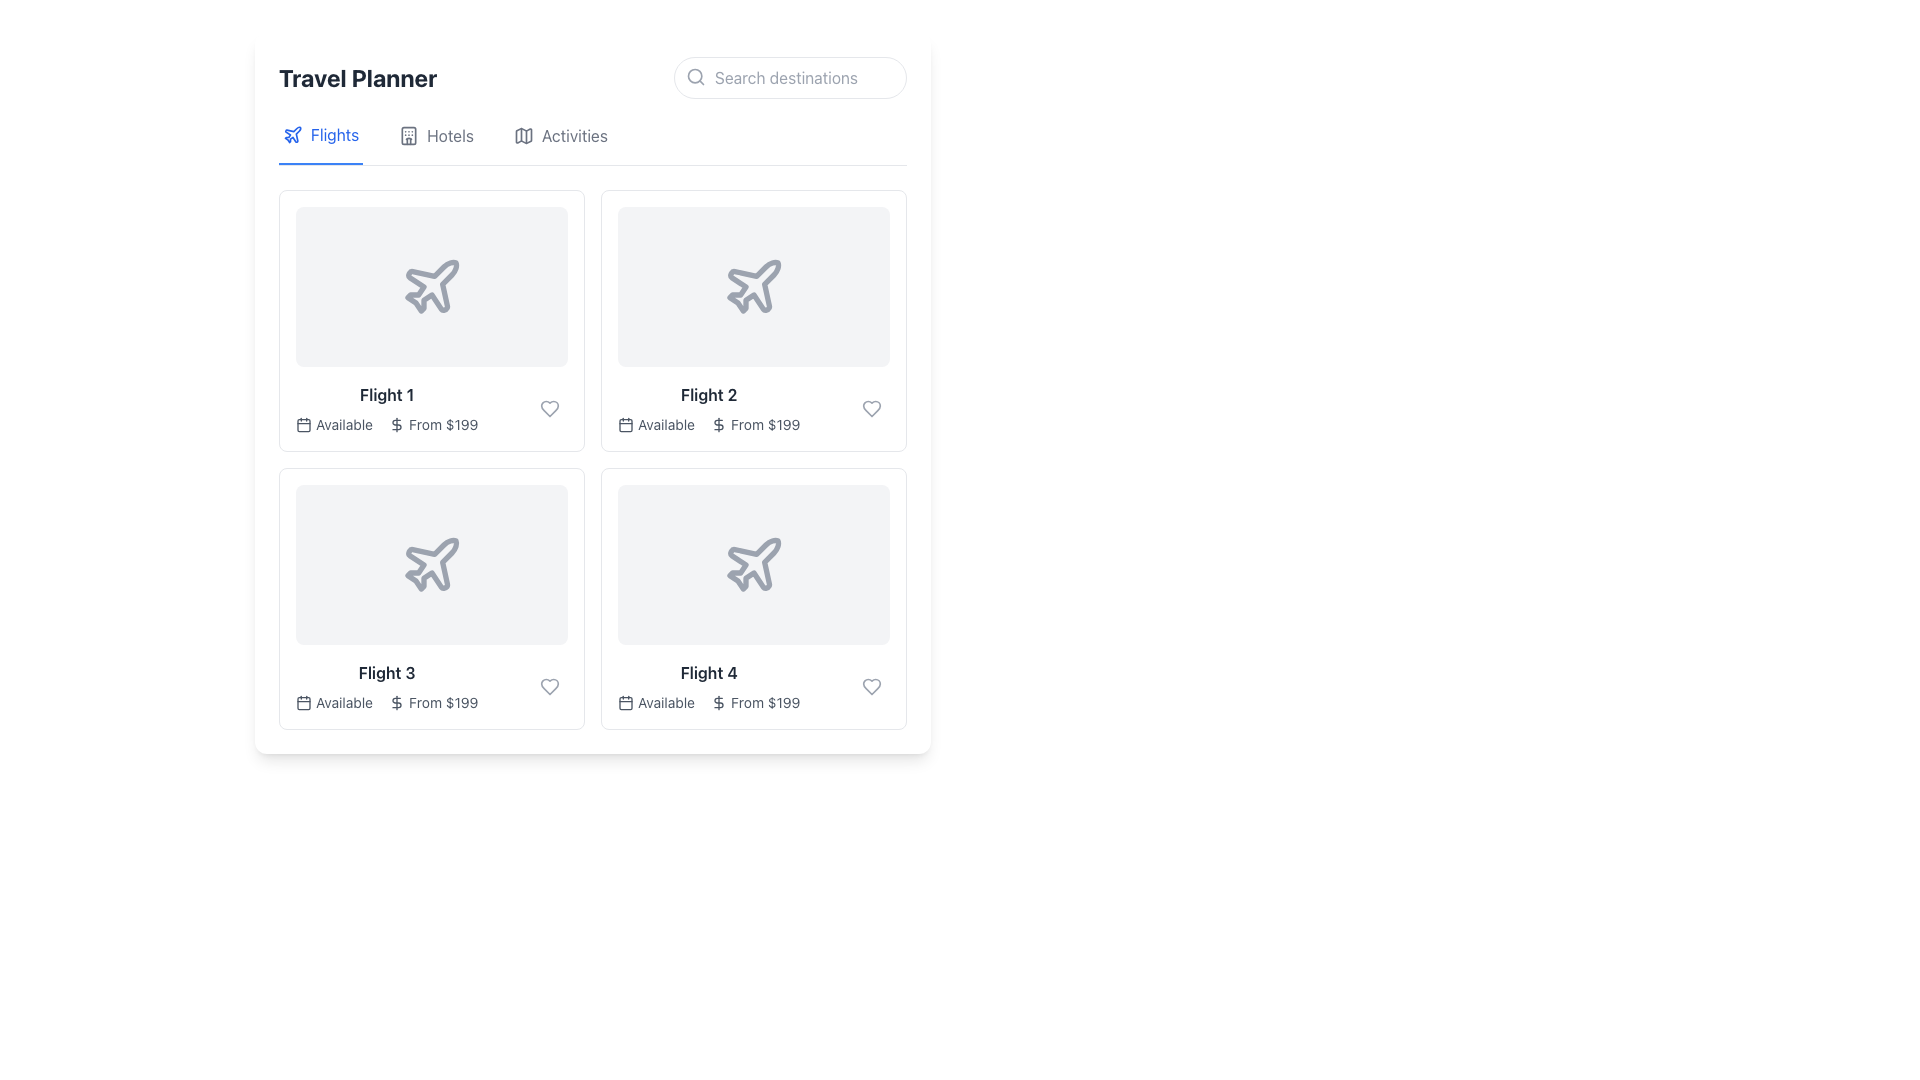 This screenshot has width=1920, height=1080. I want to click on the text element displaying 'From $199', which is located below the 'Available' label and beside the dollar symbol icon for 'Flight 1' in the first row of the grid layout, so click(442, 423).